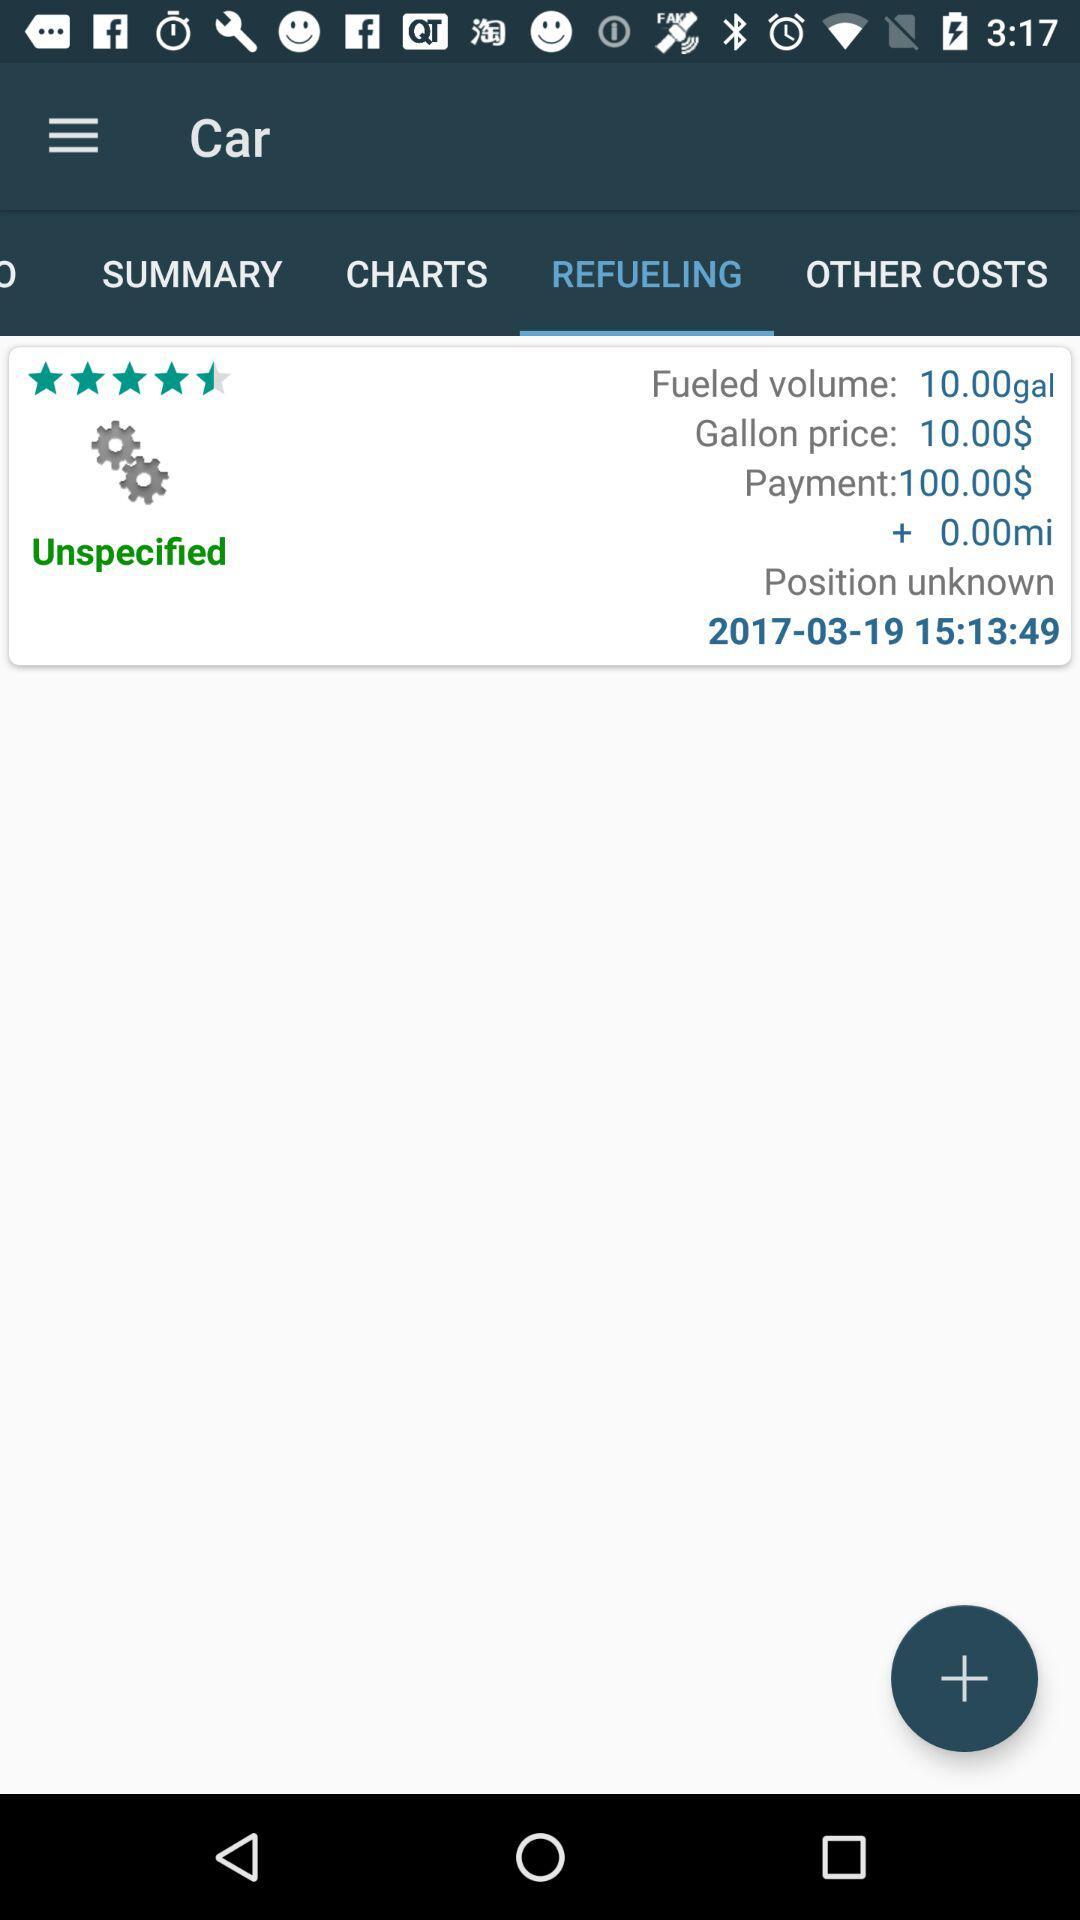 This screenshot has height=1920, width=1080. I want to click on item to the left of the car icon, so click(72, 135).